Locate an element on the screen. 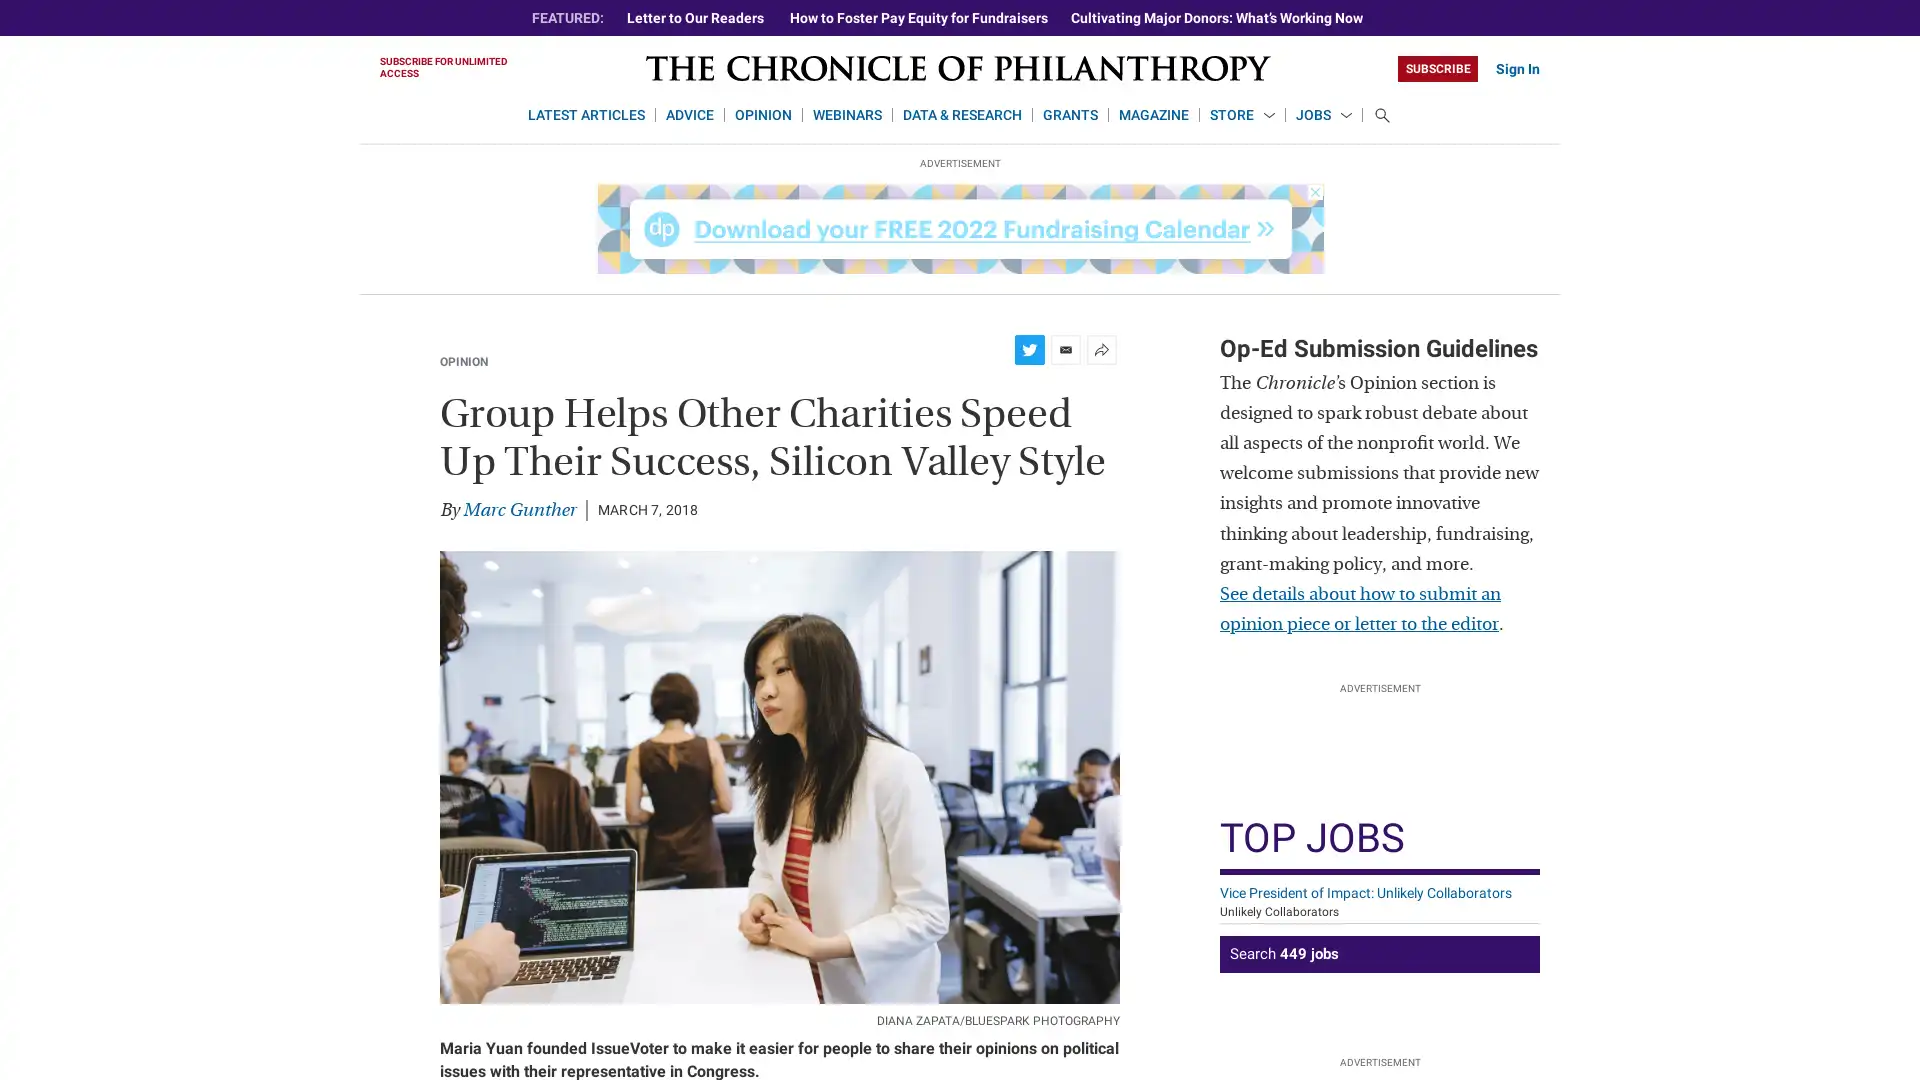 The width and height of the screenshot is (1920, 1080). Open Sub Navigation is located at coordinates (1267, 116).